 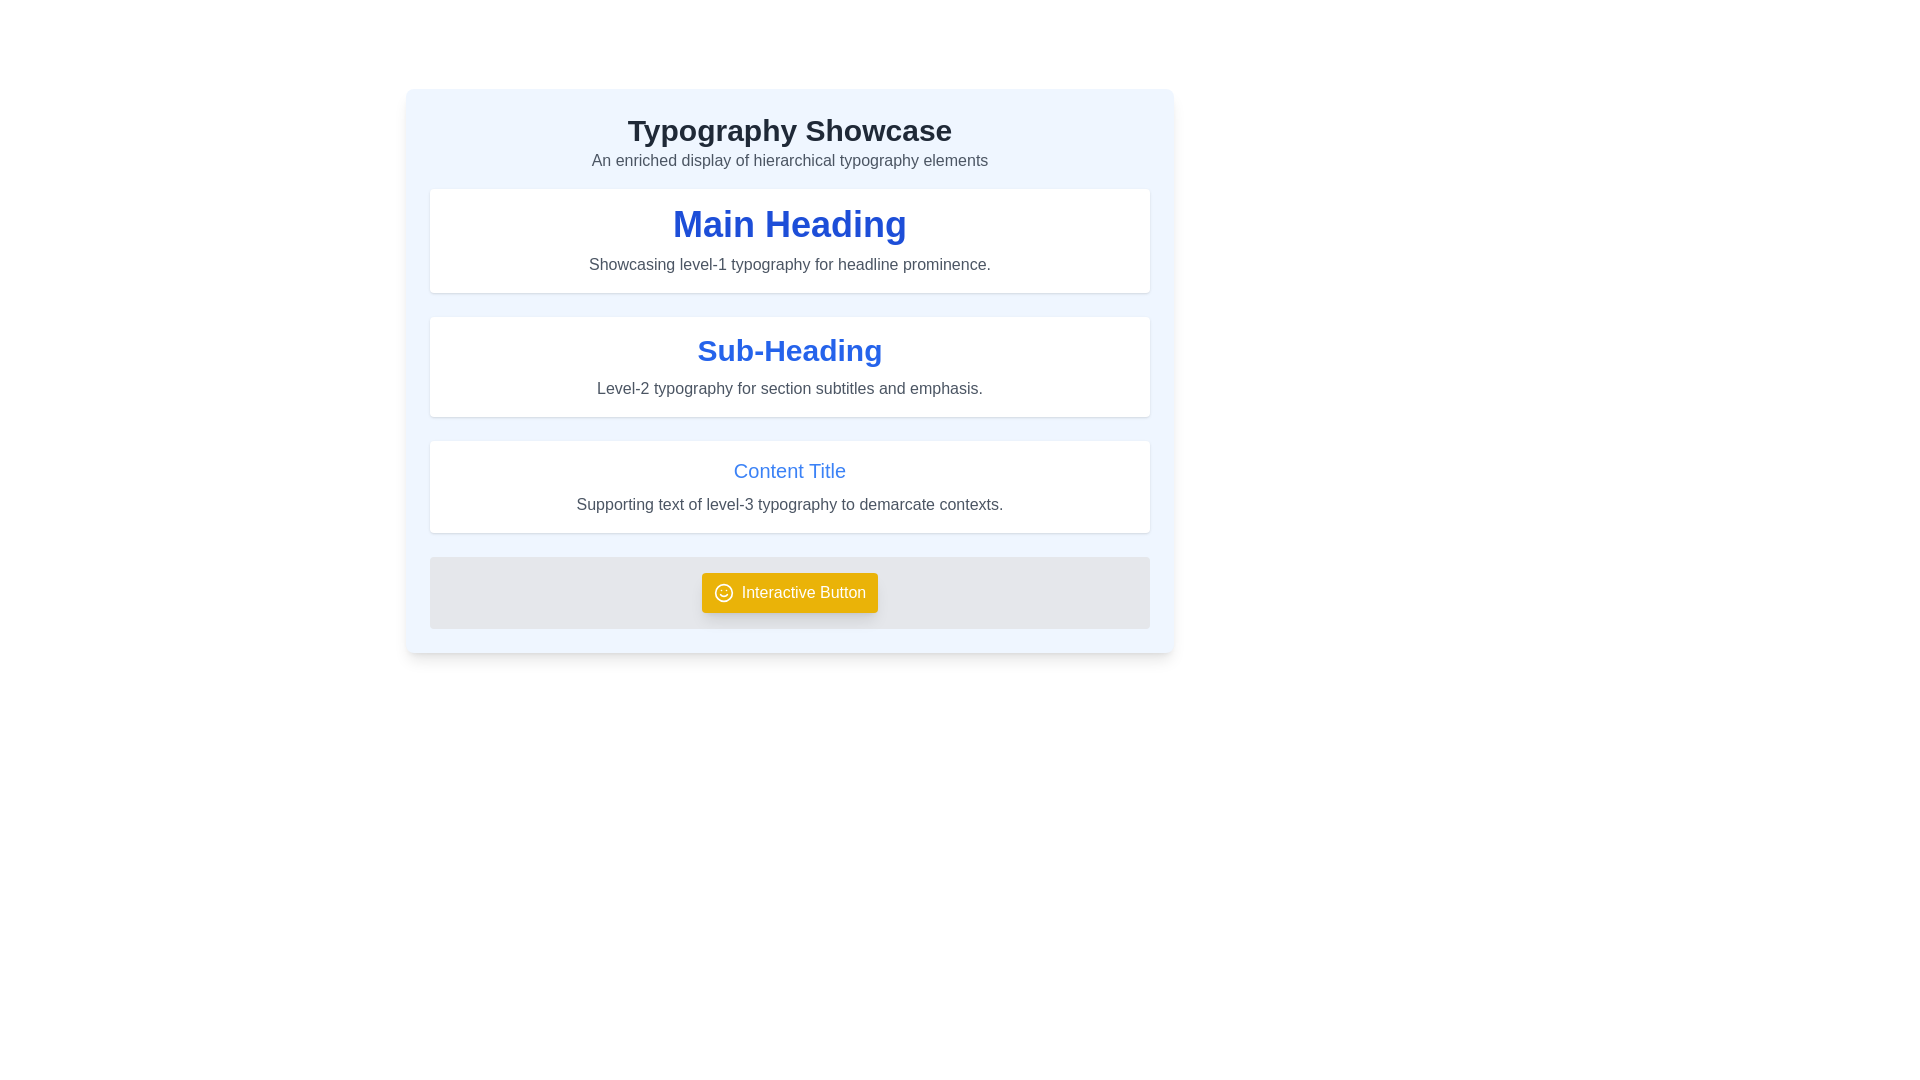 What do you see at coordinates (722, 592) in the screenshot?
I see `the visual feedback of the decorative icon located on the left side of the text label within the Interactive Button` at bounding box center [722, 592].